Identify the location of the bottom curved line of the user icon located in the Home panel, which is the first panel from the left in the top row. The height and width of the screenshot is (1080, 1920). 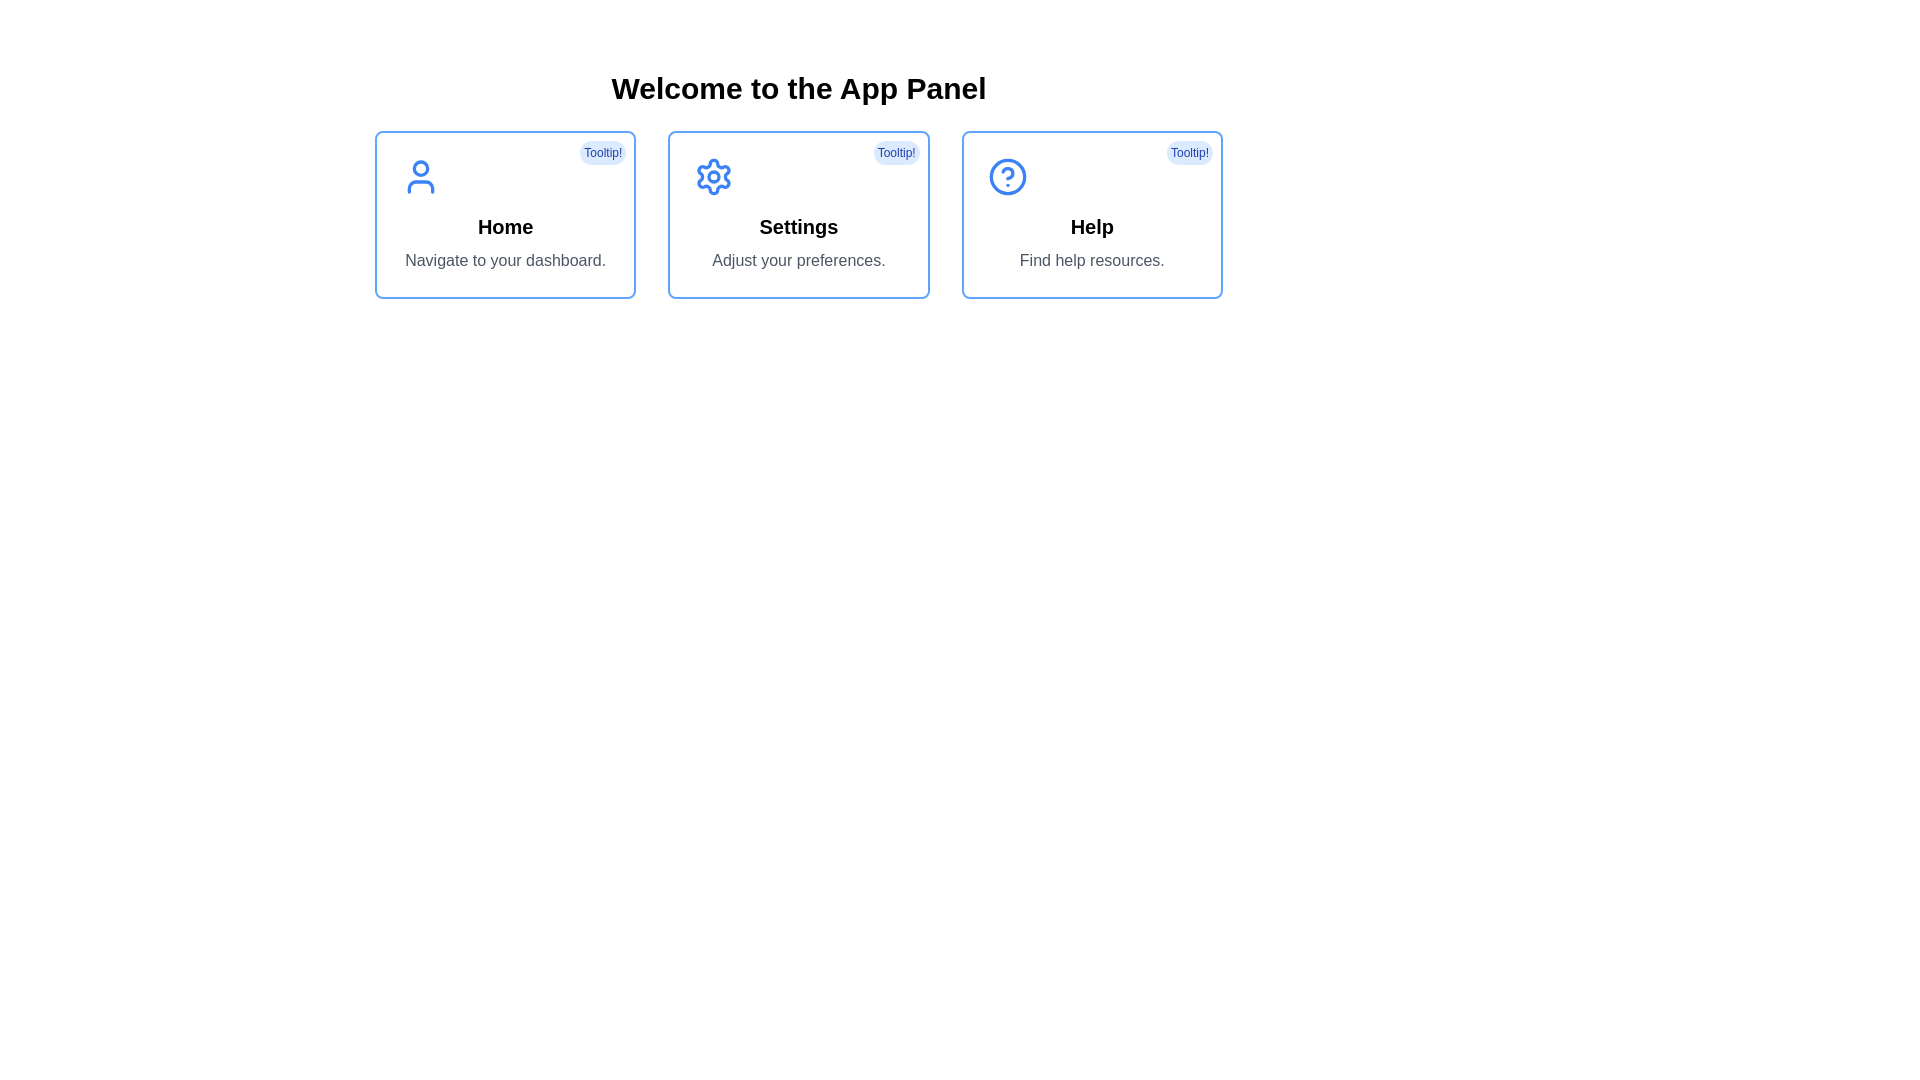
(420, 186).